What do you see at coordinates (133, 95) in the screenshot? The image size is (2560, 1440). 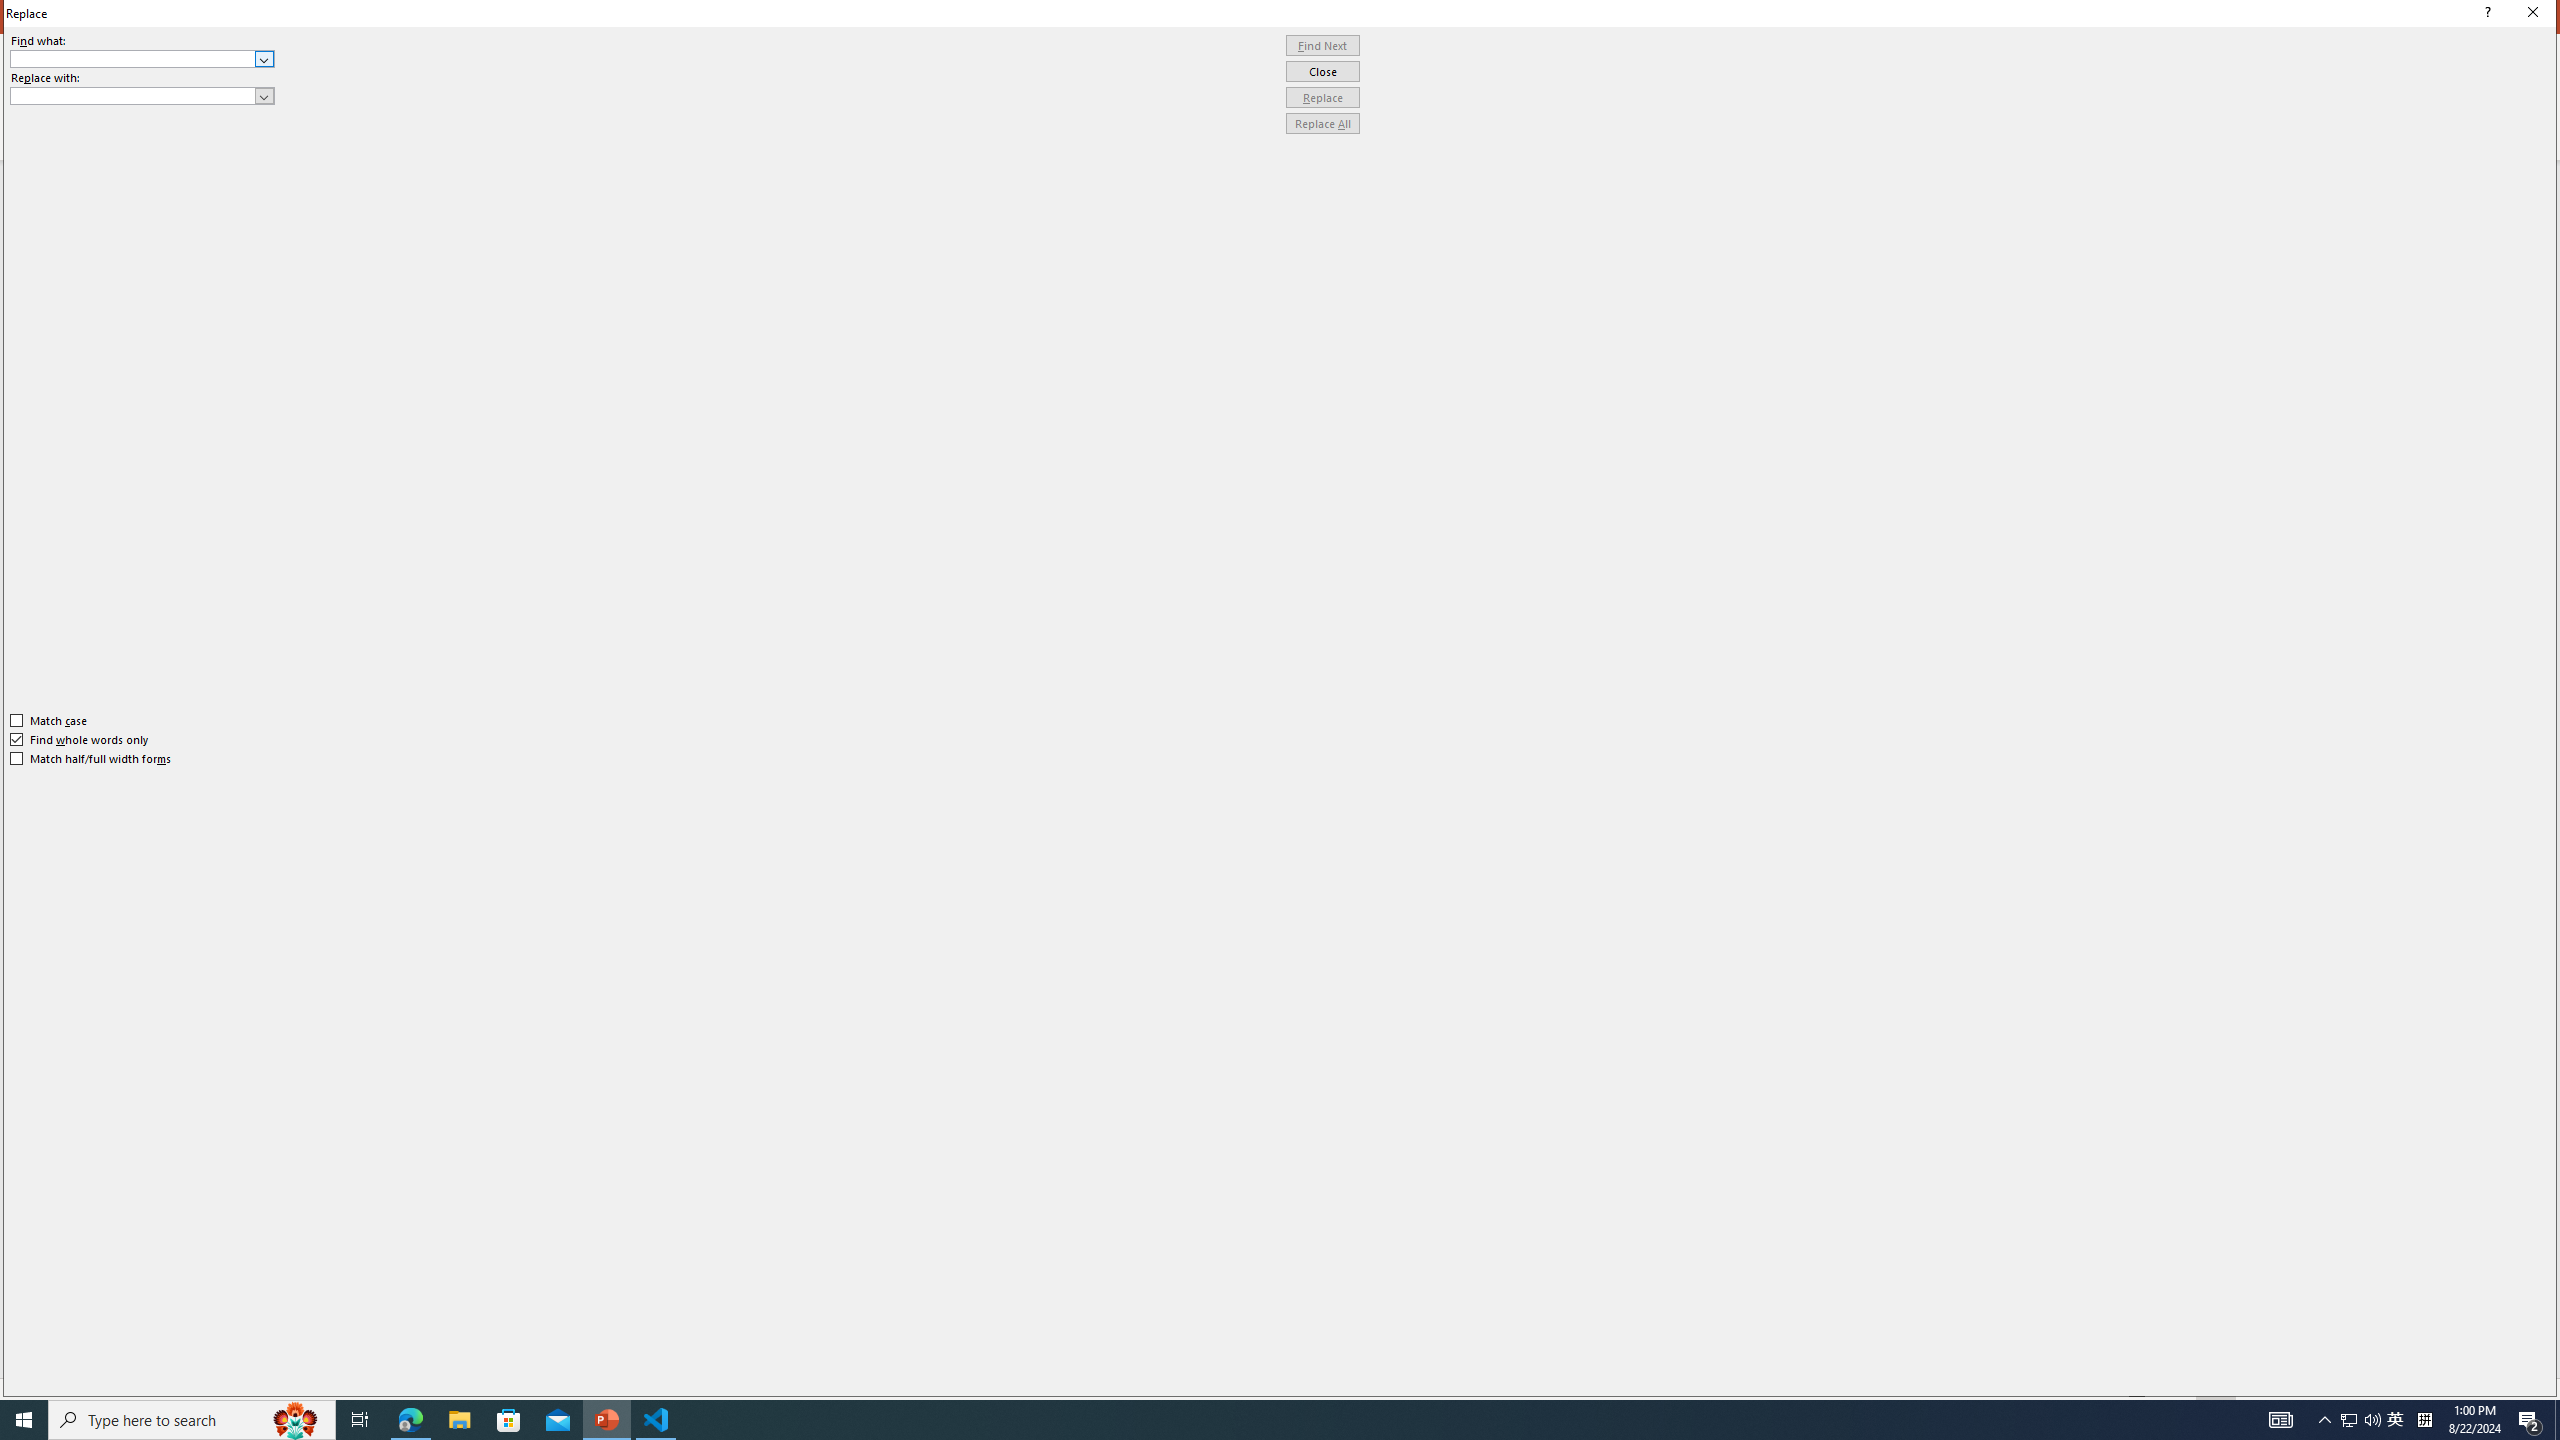 I see `'Replace with'` at bounding box center [133, 95].